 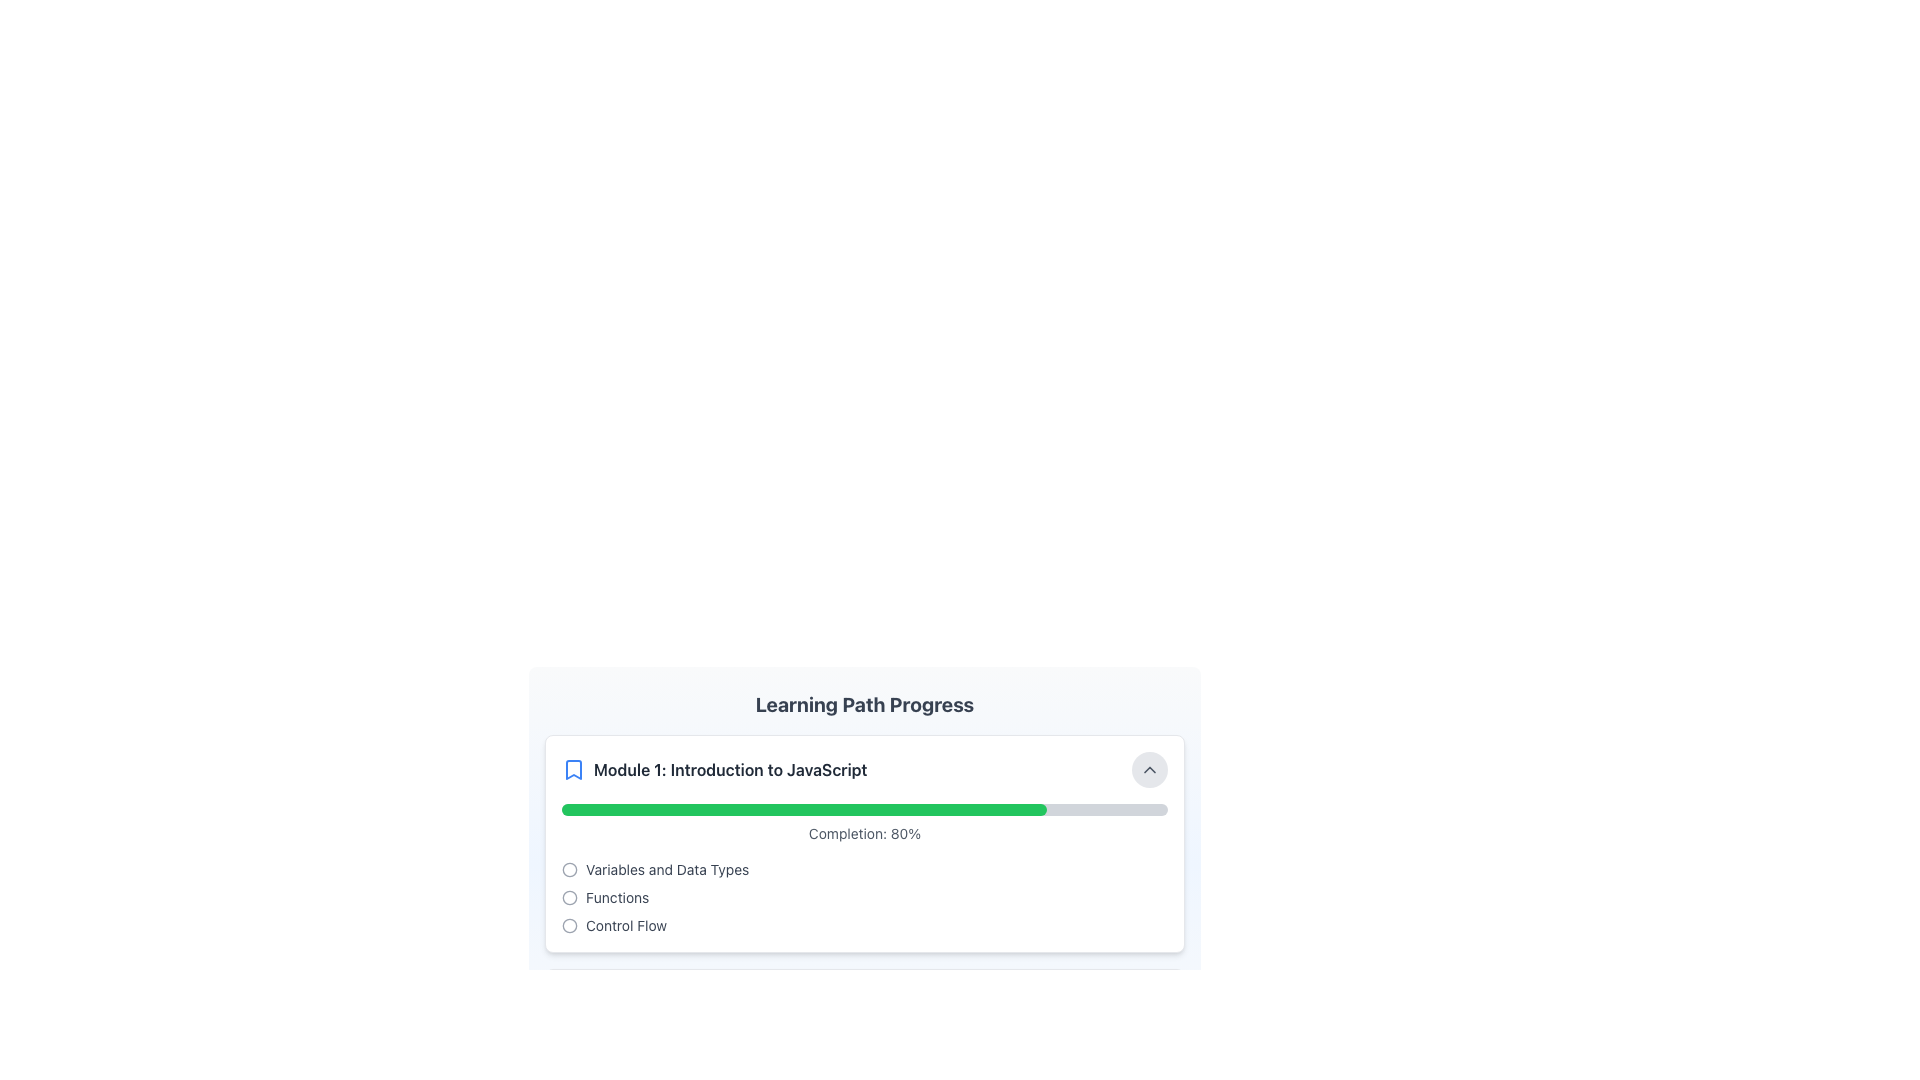 What do you see at coordinates (864, 860) in the screenshot?
I see `the green progress bar in the 'Module 1: Introduction to JavaScript' section` at bounding box center [864, 860].